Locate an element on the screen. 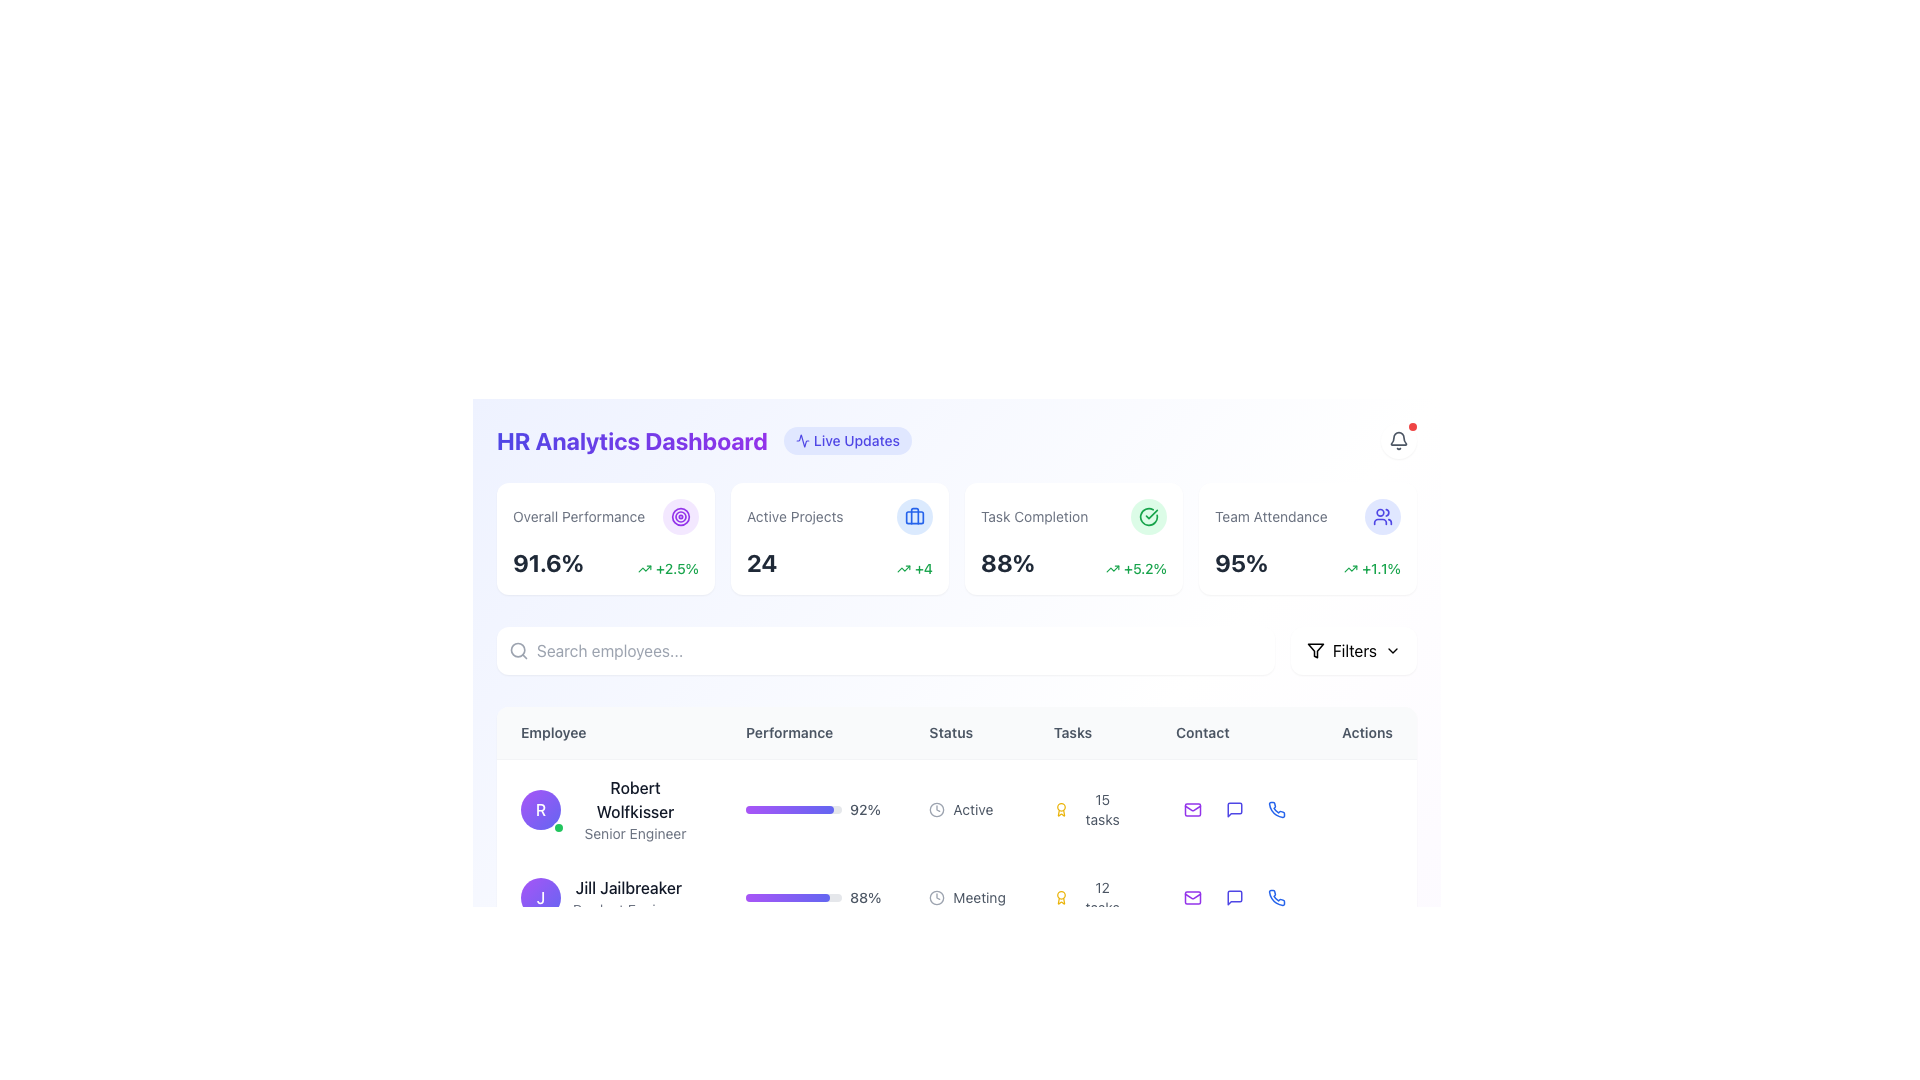 The width and height of the screenshot is (1920, 1080). the text '15 tasks' with the yellow award icon located in the 'Tasks' column of the second row for employee 'Robert Wolfkisser' is located at coordinates (1089, 808).